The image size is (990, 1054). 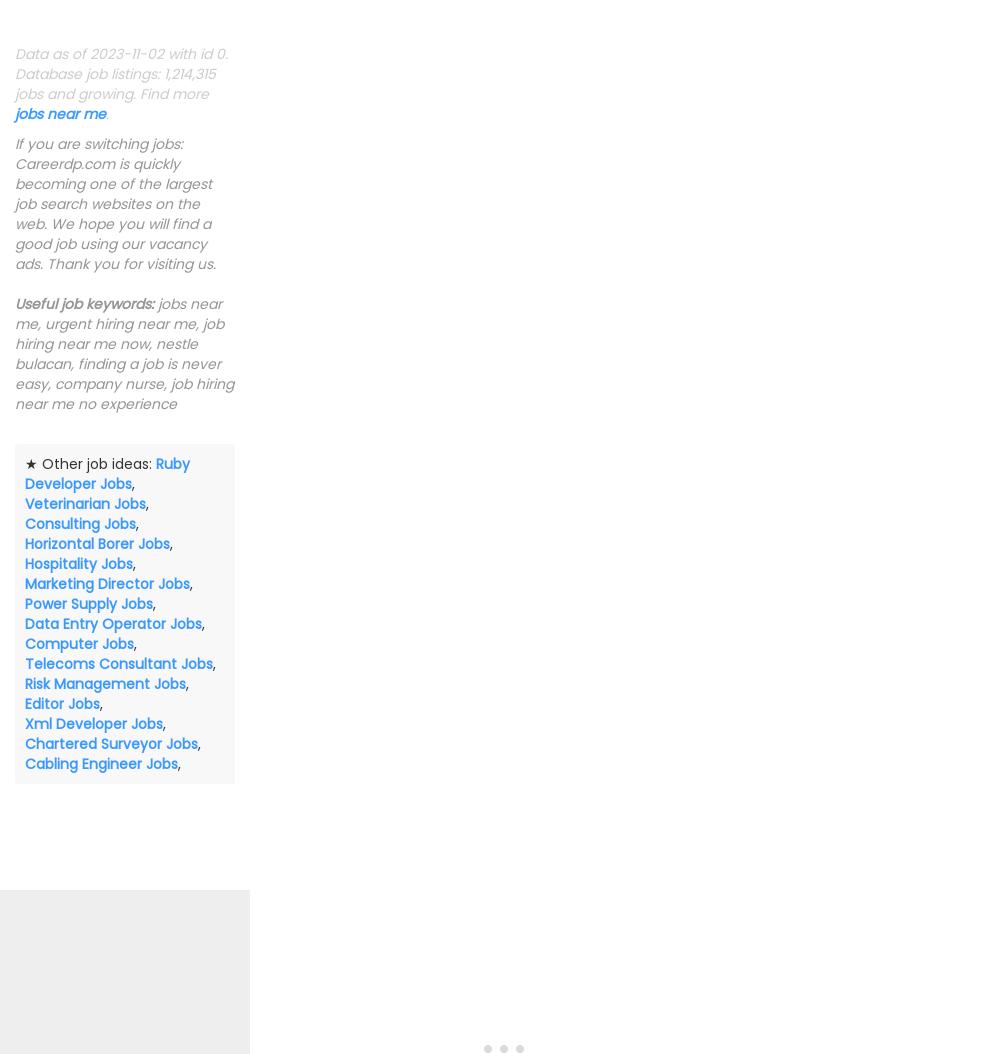 I want to click on 'jobs near me', so click(x=14, y=112).